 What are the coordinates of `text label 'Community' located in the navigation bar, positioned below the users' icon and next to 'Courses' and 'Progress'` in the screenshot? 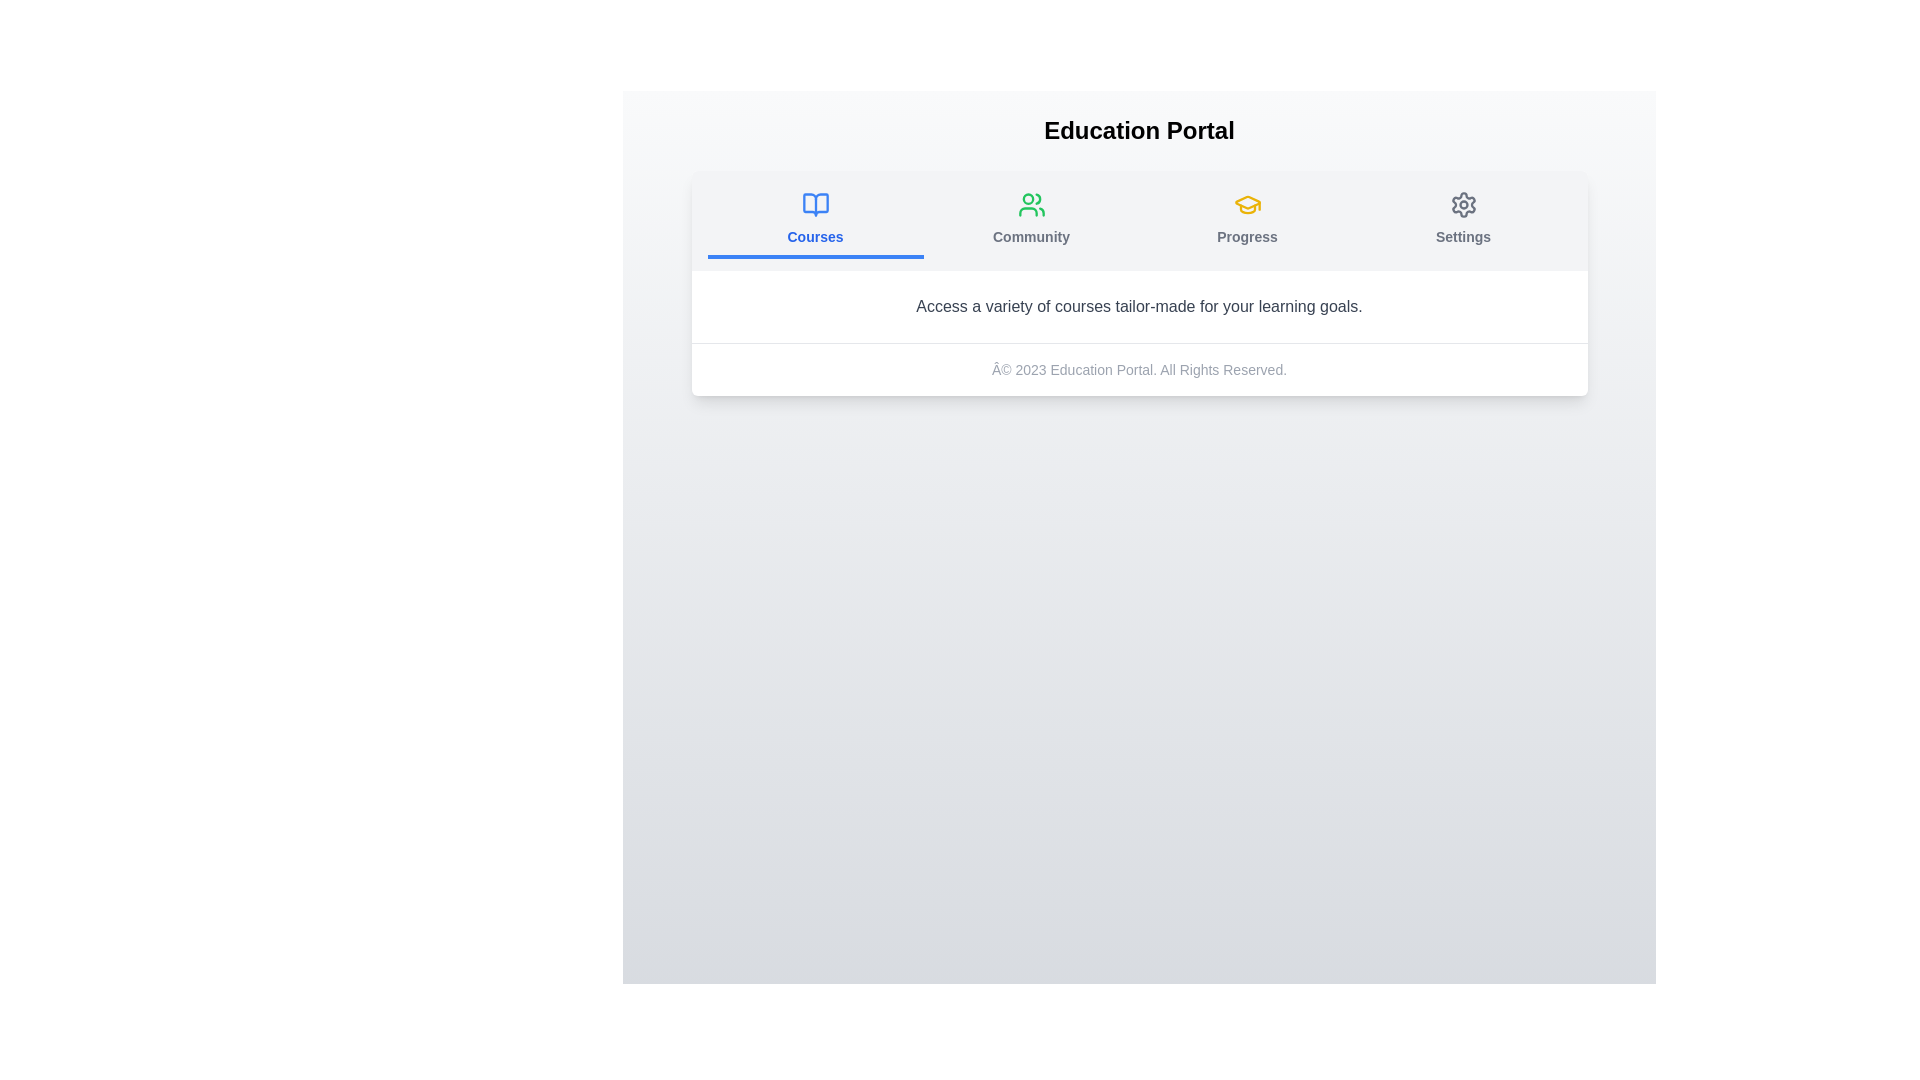 It's located at (1031, 235).